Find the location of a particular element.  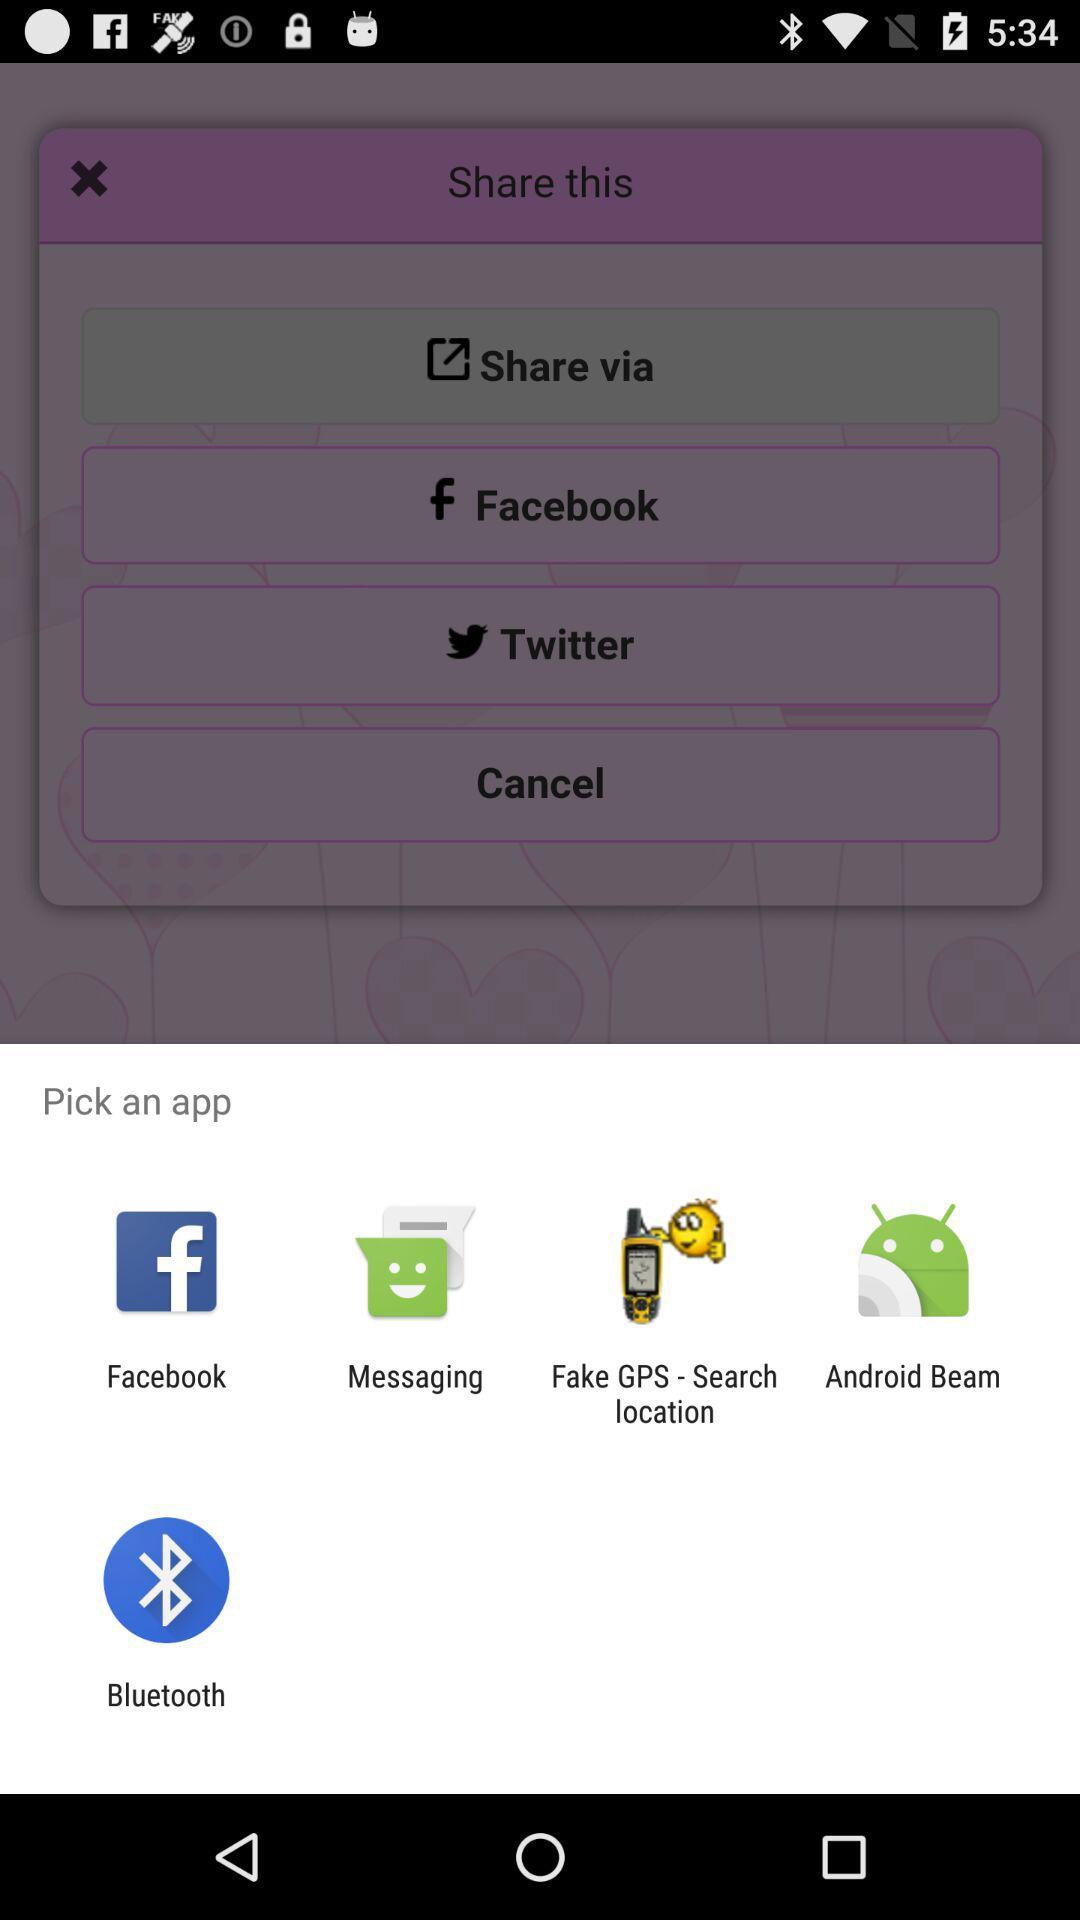

the item to the right of the fake gps search app is located at coordinates (913, 1392).